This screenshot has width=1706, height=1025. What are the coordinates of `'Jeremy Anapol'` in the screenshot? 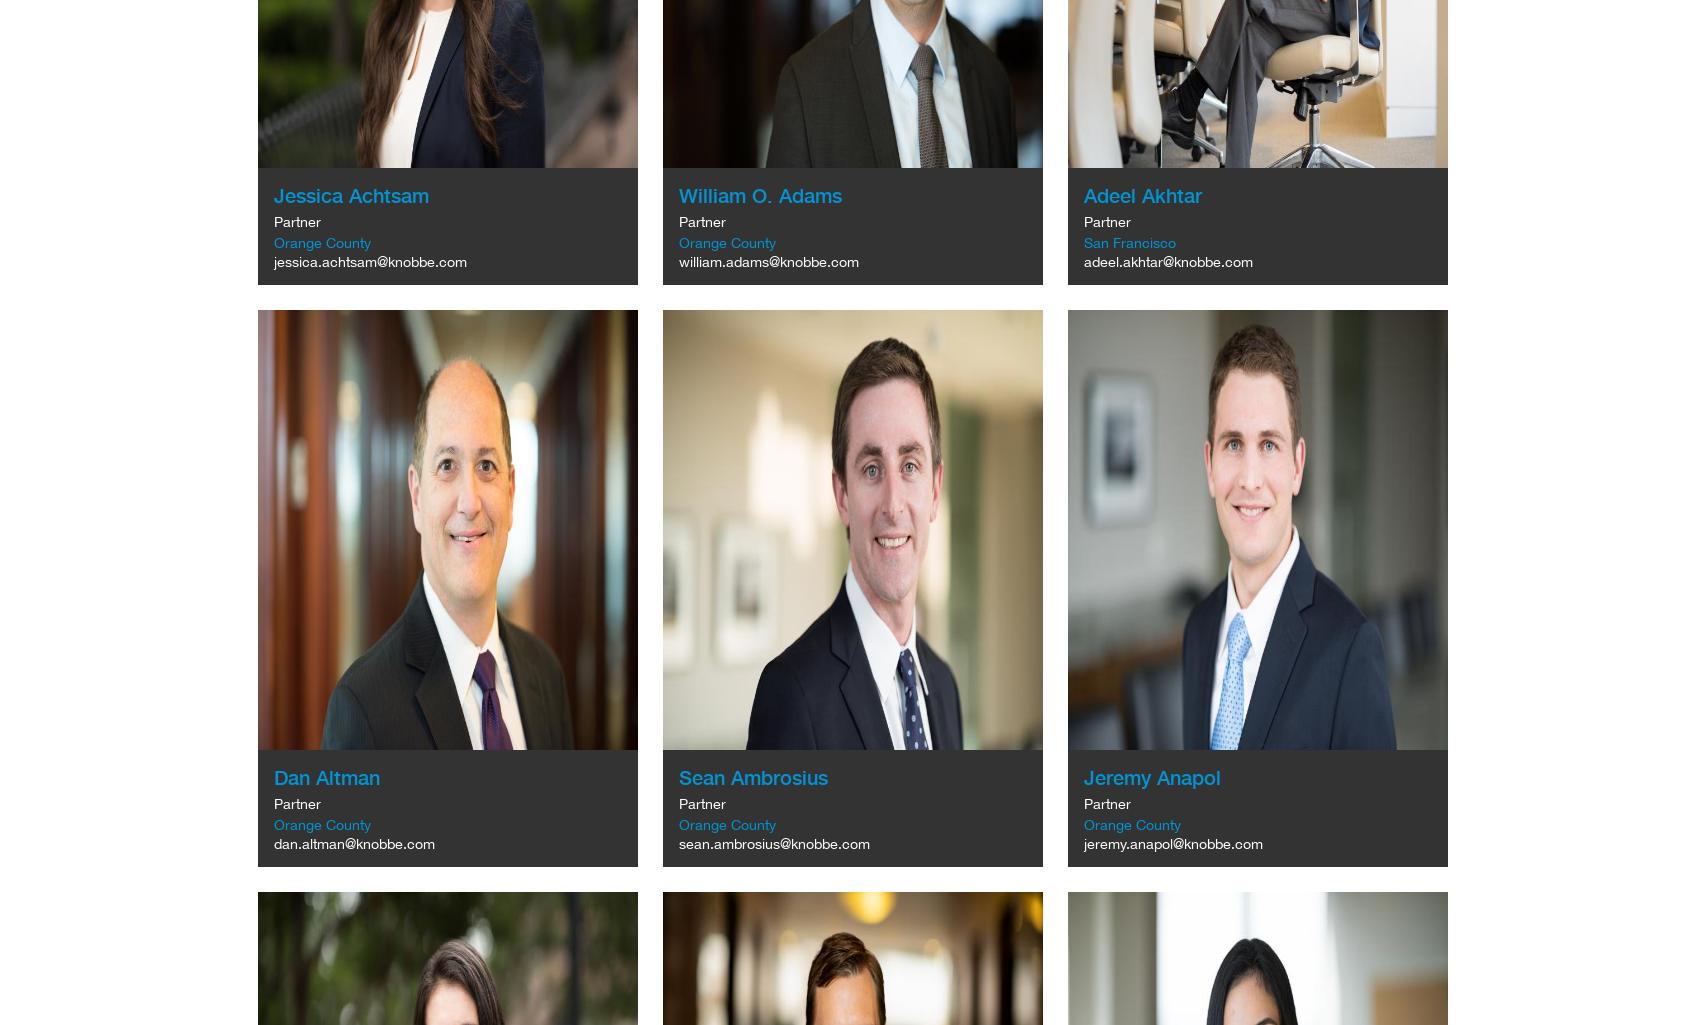 It's located at (1151, 776).